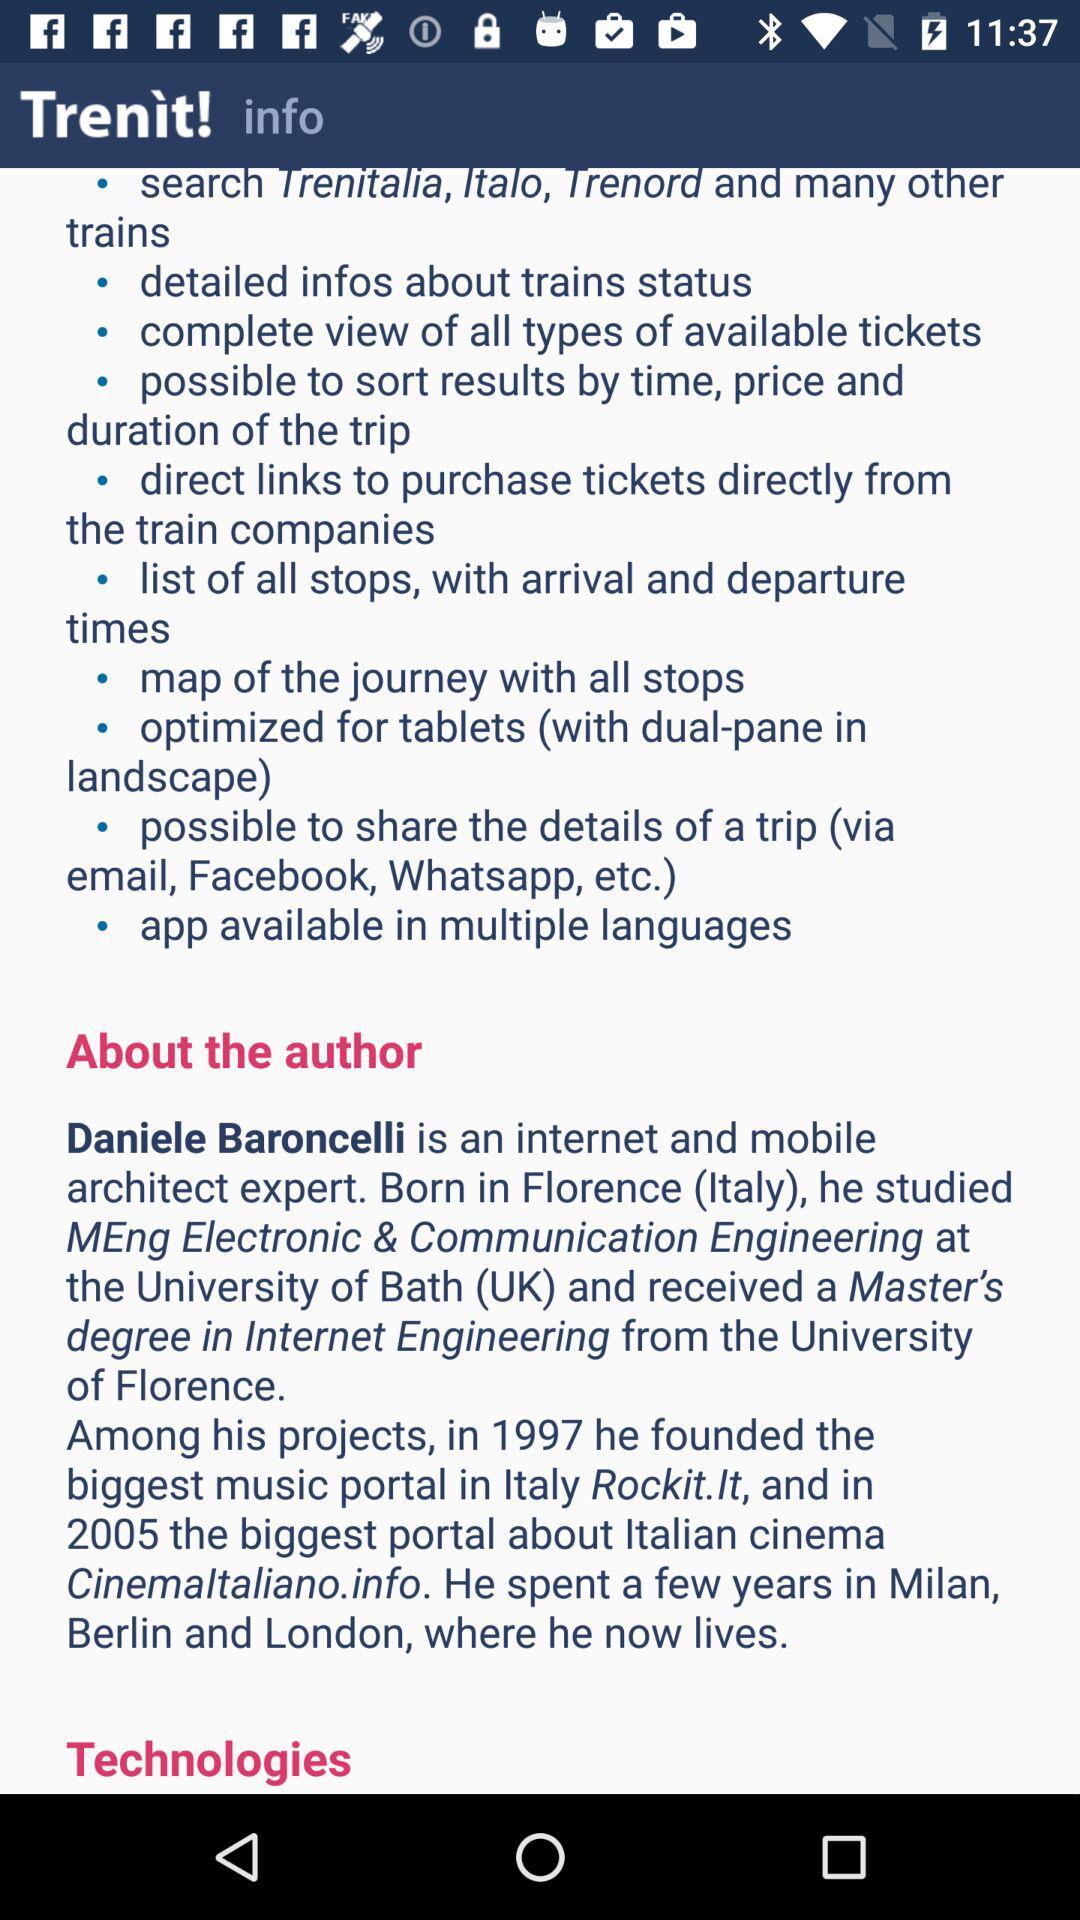  Describe the element at coordinates (116, 114) in the screenshot. I see `icon next to info` at that location.